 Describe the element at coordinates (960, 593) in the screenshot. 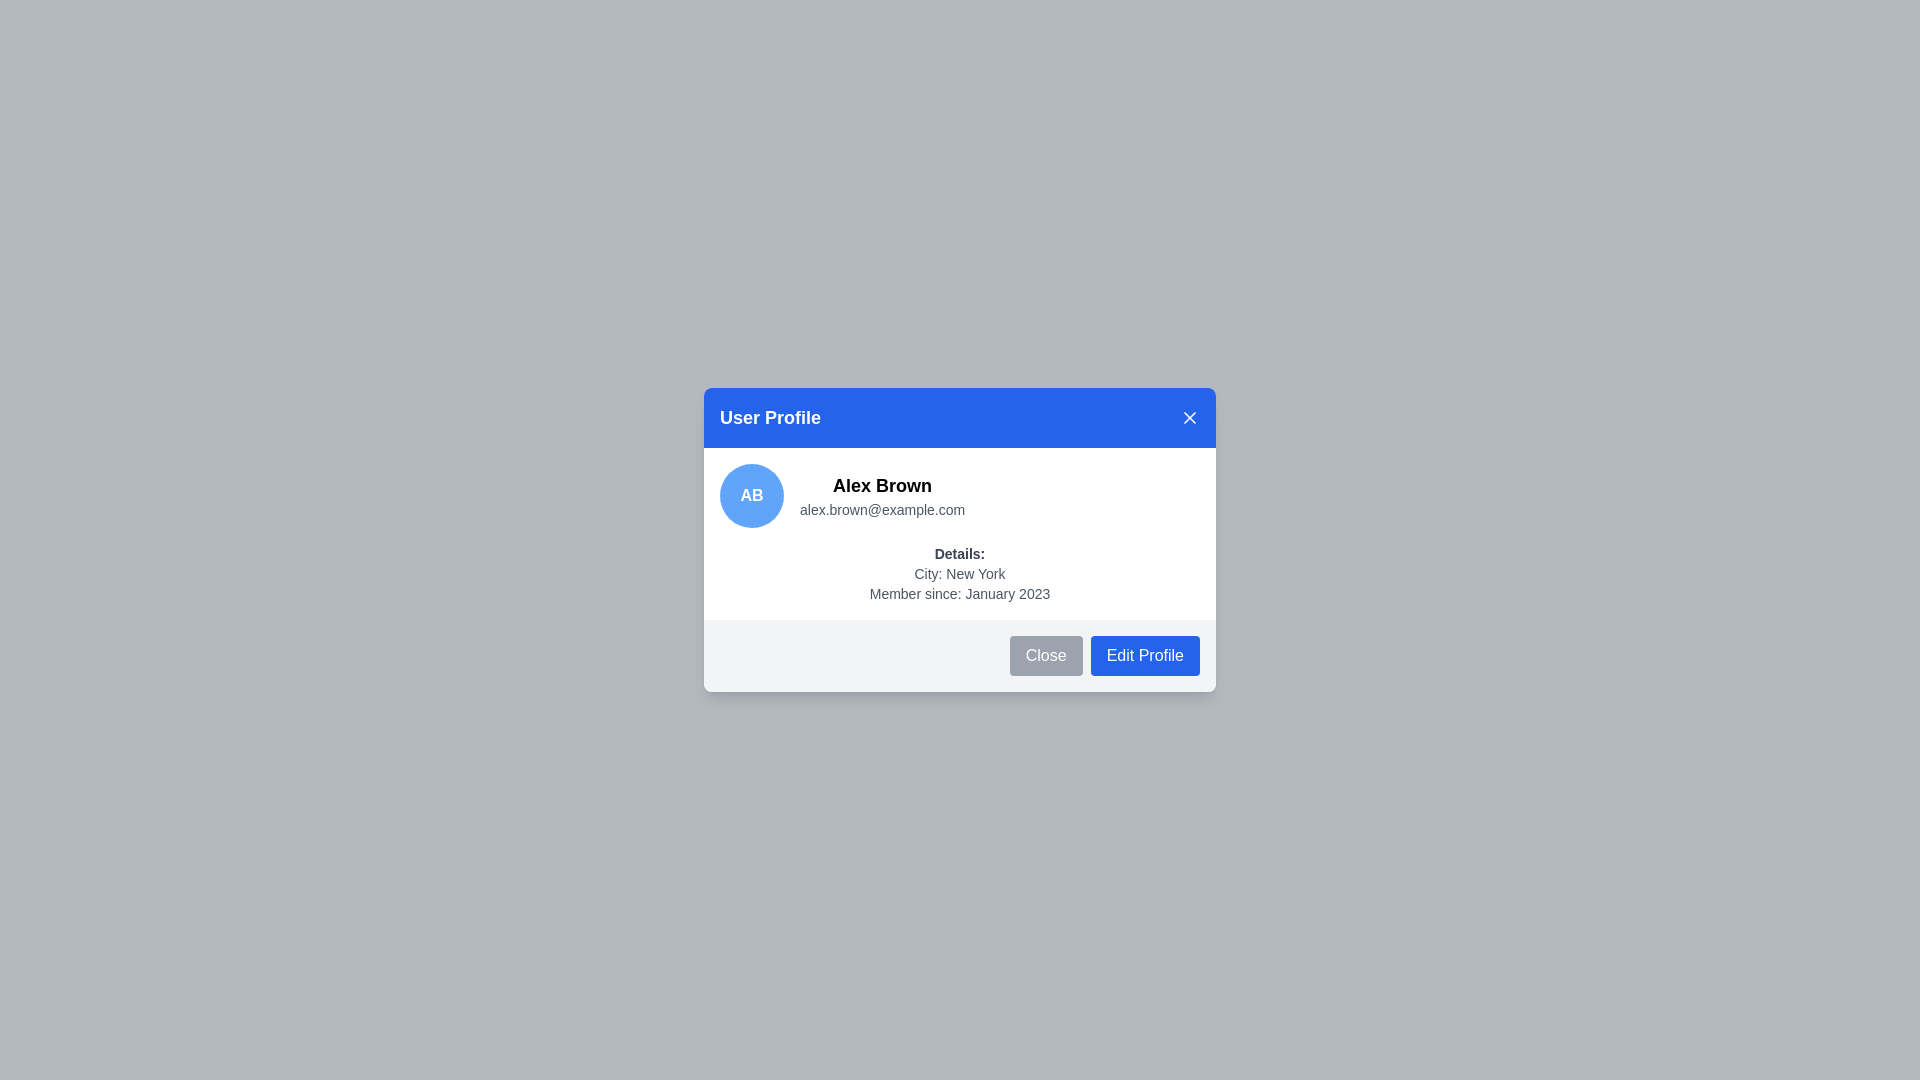

I see `the static text display that shows 'Member since: January 2023', located beneath 'City: New York' in the user profile section` at that location.